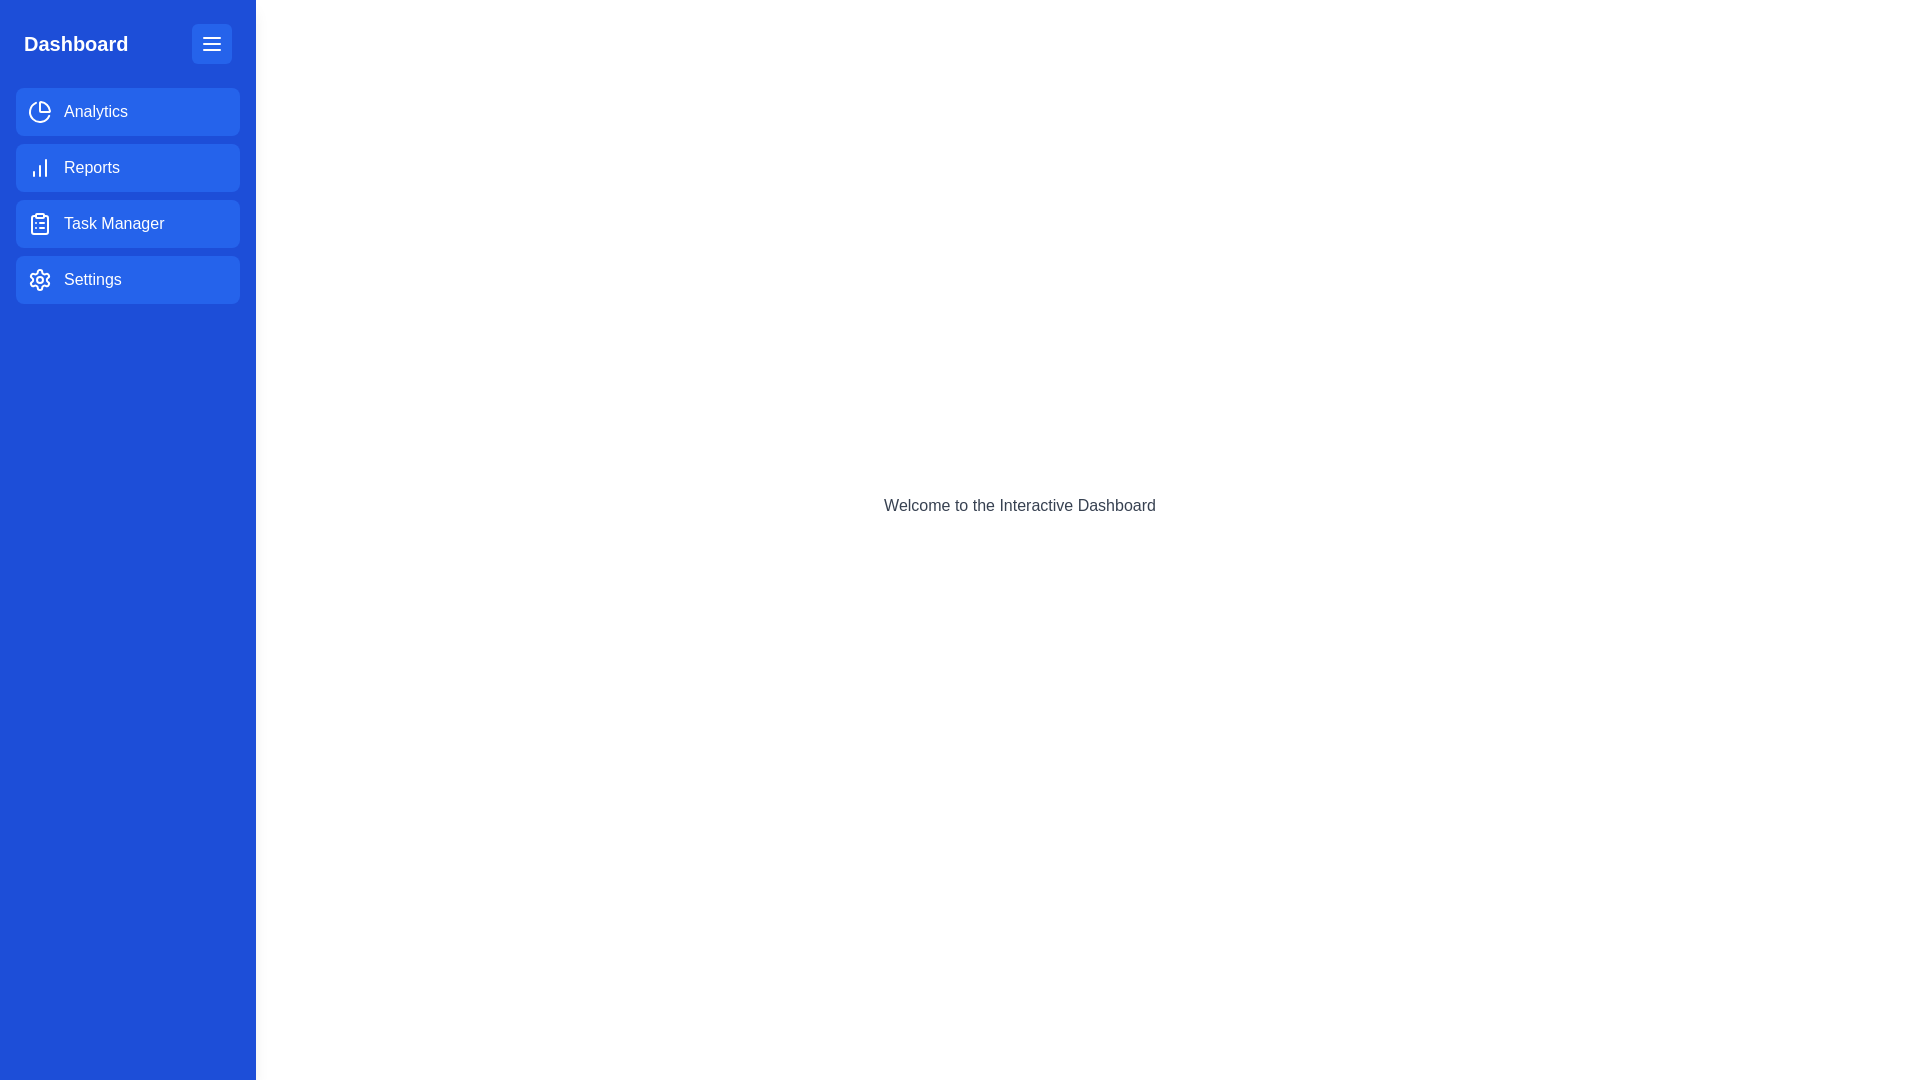  What do you see at coordinates (127, 111) in the screenshot?
I see `the menu item labeled Analytics in the drawer` at bounding box center [127, 111].